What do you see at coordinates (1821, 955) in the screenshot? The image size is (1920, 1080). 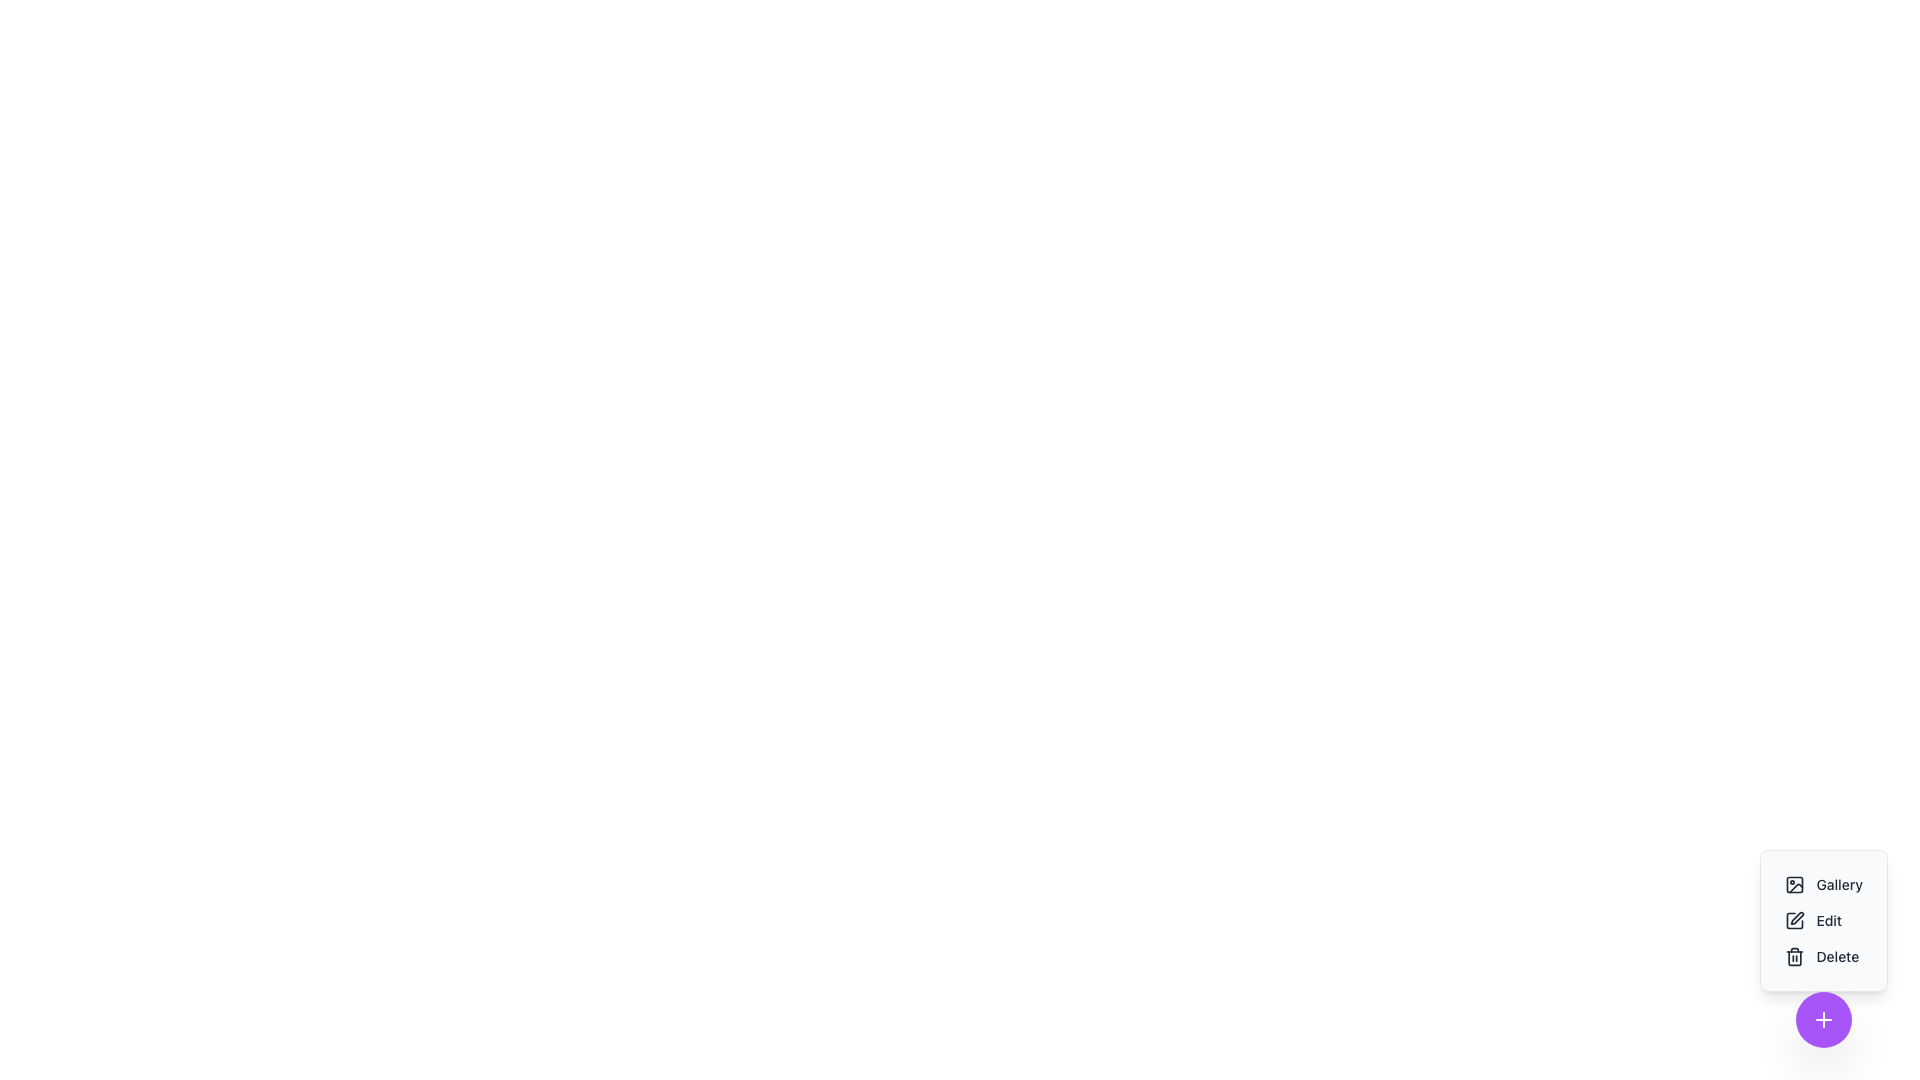 I see `the 'Delete' button with a trash bin icon` at bounding box center [1821, 955].